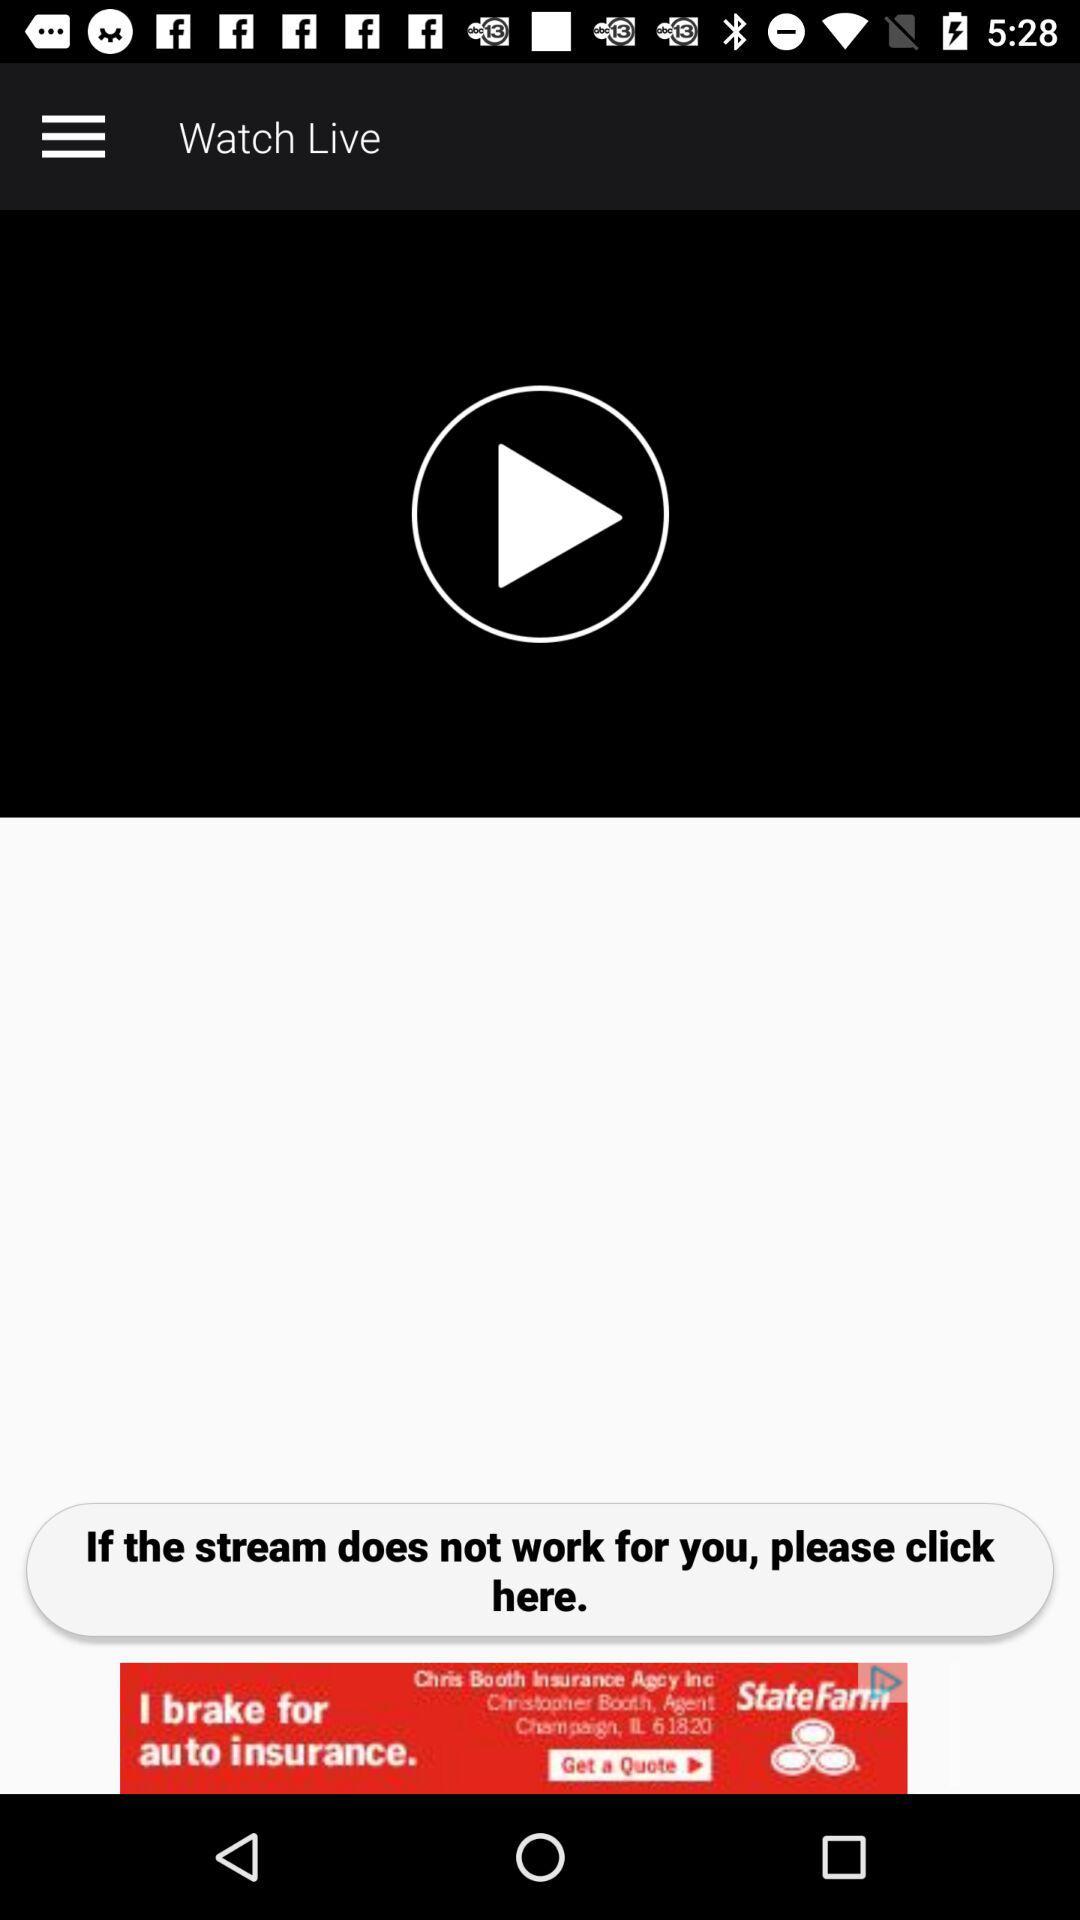  What do you see at coordinates (540, 1727) in the screenshot?
I see `advertisement` at bounding box center [540, 1727].